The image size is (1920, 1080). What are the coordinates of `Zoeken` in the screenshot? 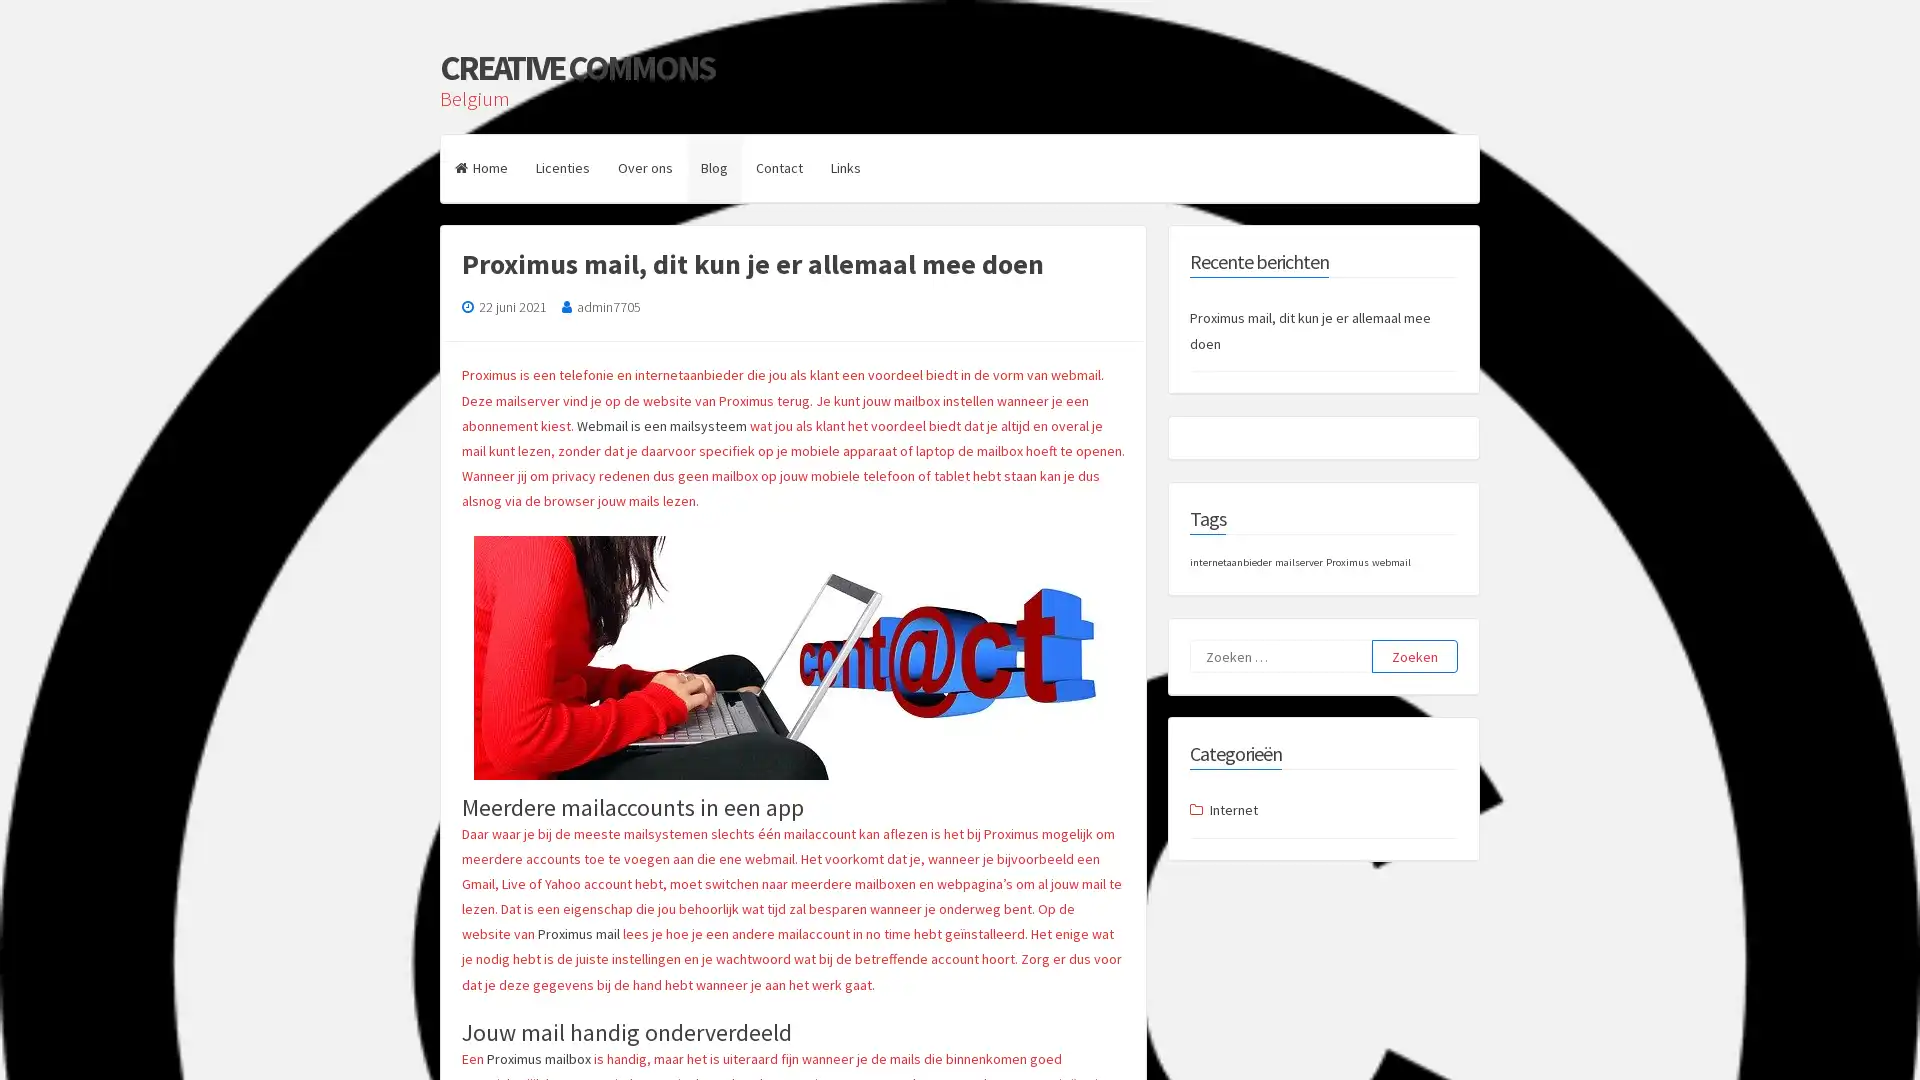 It's located at (1414, 656).